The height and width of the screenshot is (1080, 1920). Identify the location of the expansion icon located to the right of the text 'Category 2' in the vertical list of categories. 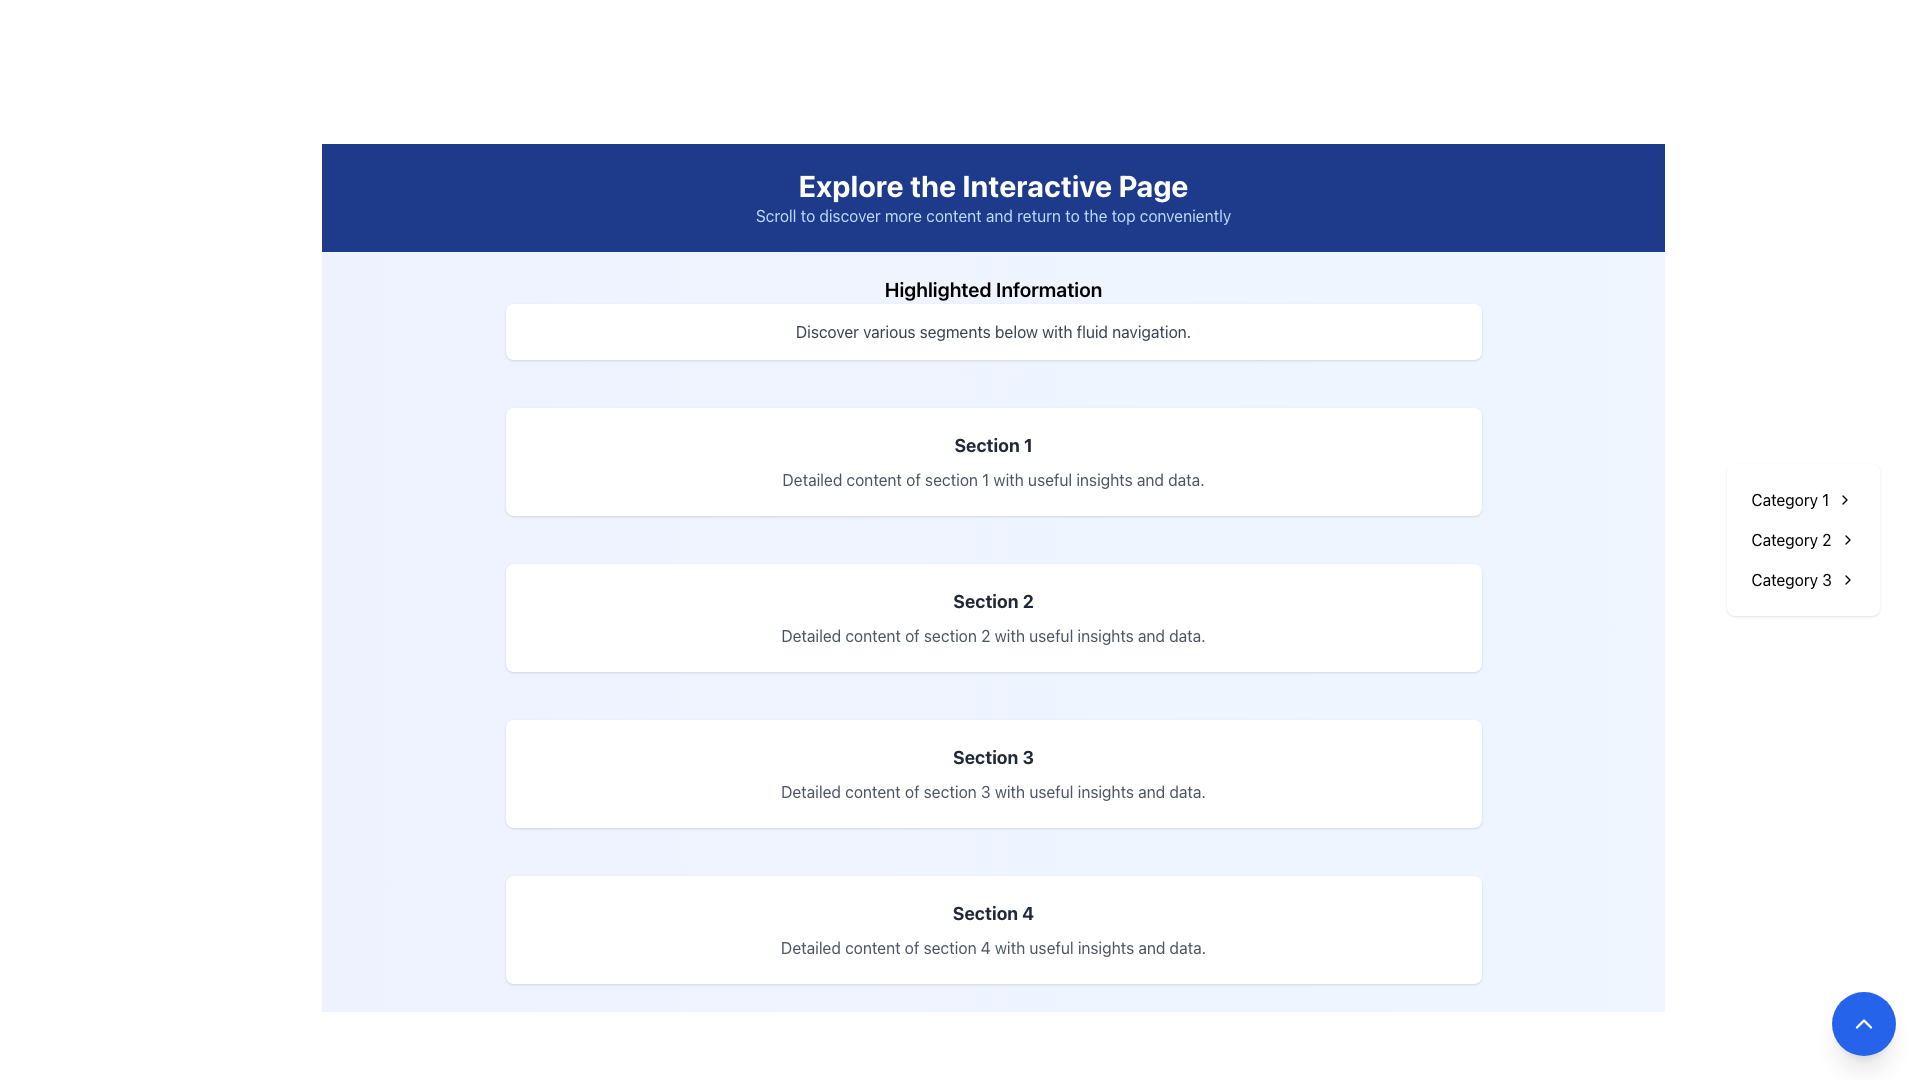
(1846, 540).